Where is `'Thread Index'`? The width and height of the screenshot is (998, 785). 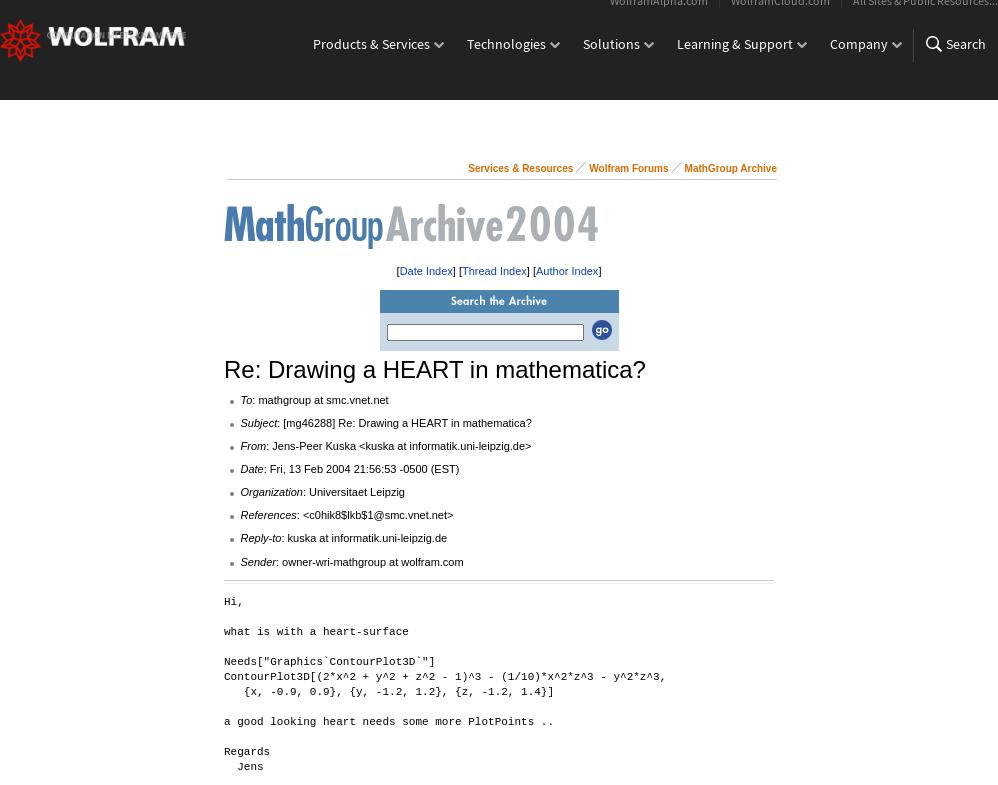
'Thread Index' is located at coordinates (493, 269).